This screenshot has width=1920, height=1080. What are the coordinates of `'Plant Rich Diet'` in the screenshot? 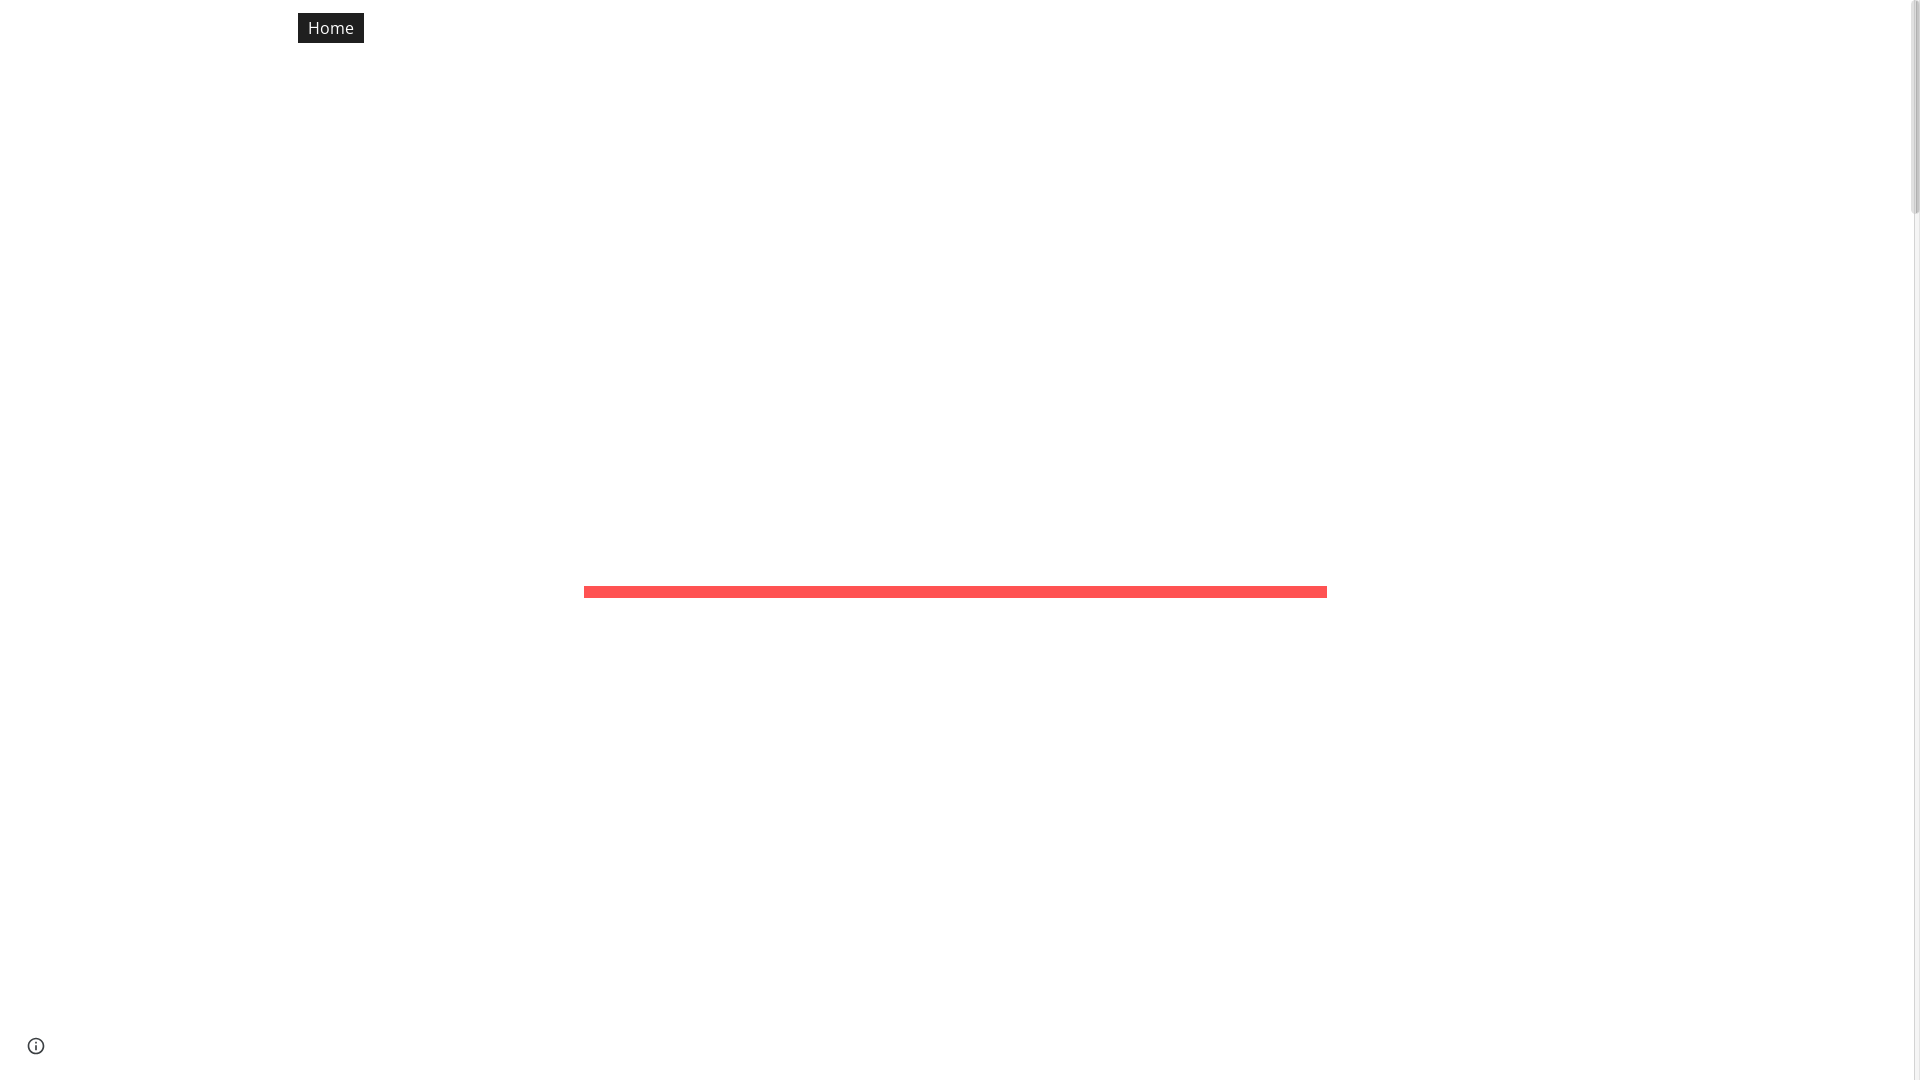 It's located at (1041, 27).